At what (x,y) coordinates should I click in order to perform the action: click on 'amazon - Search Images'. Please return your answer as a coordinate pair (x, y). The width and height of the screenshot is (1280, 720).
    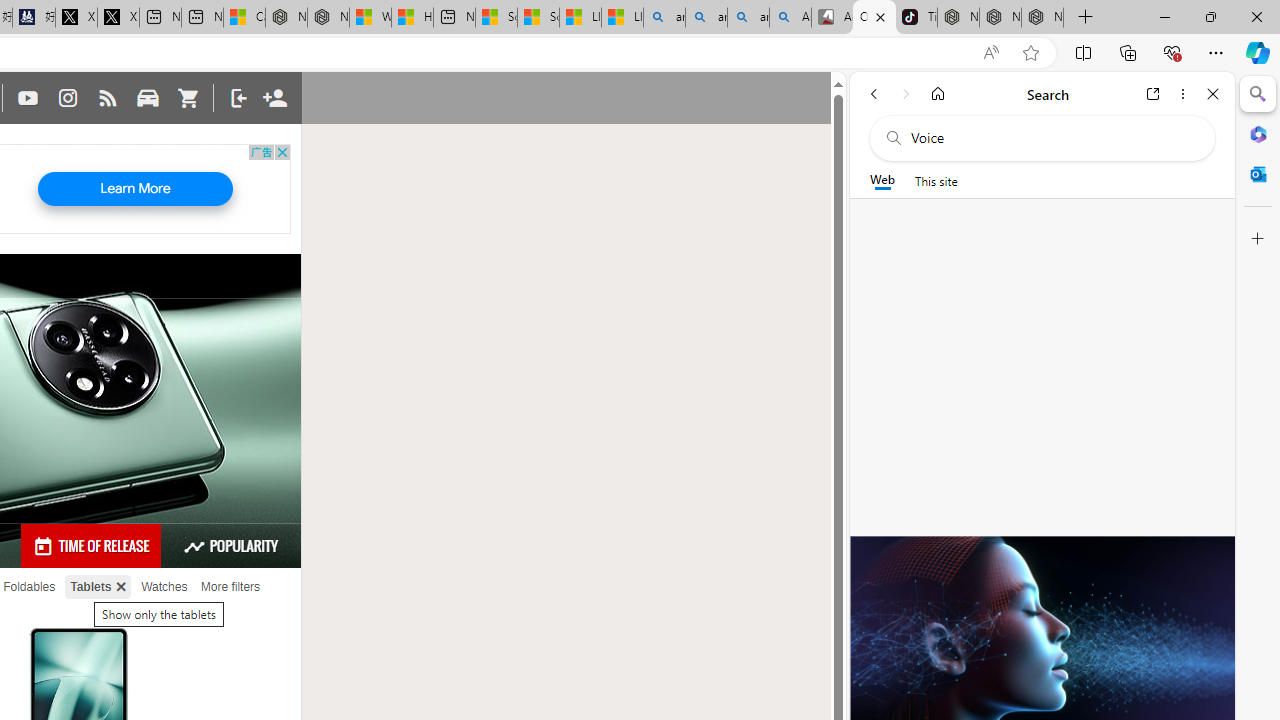
    Looking at the image, I should click on (747, 17).